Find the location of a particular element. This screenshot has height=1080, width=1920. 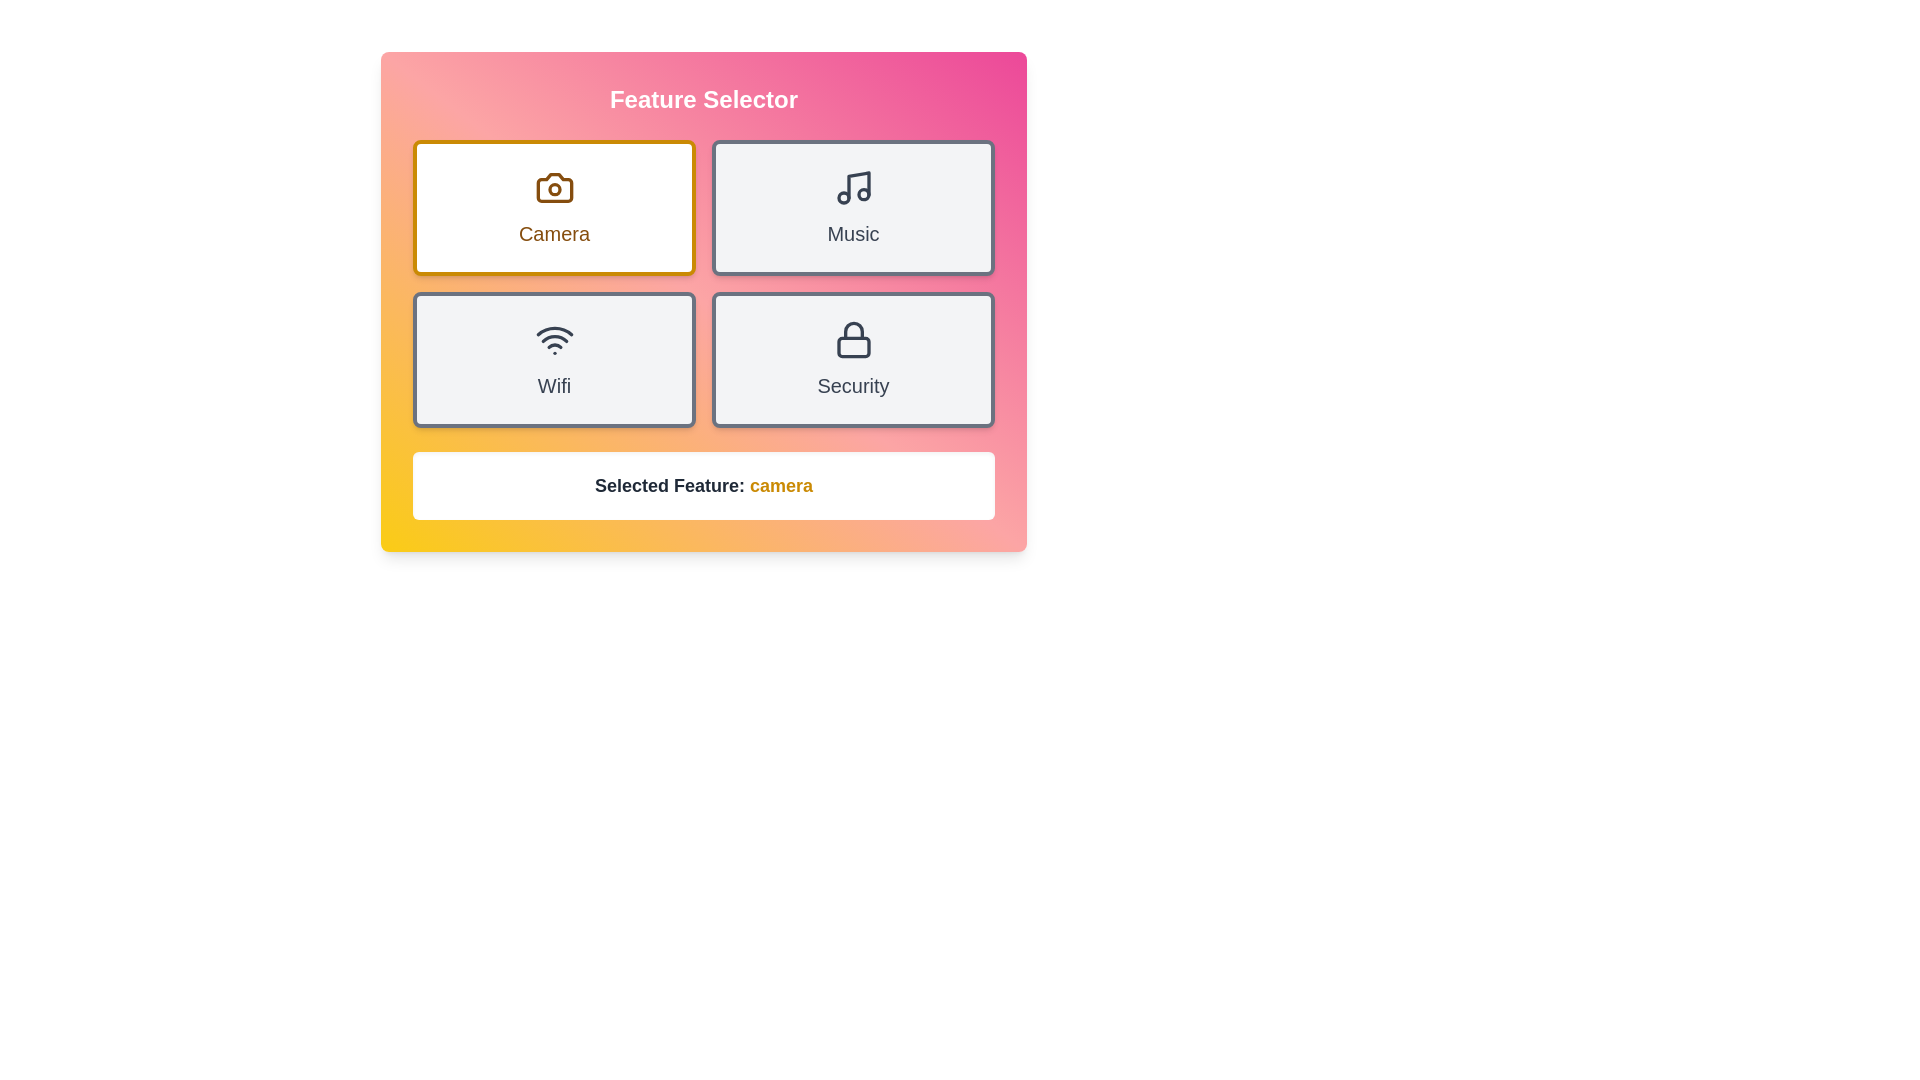

the 'Camera' text label, which is styled in brown, medium-sized, capitalized font, located beneath the camera icon in the top-left card of the feature selector grid is located at coordinates (554, 233).